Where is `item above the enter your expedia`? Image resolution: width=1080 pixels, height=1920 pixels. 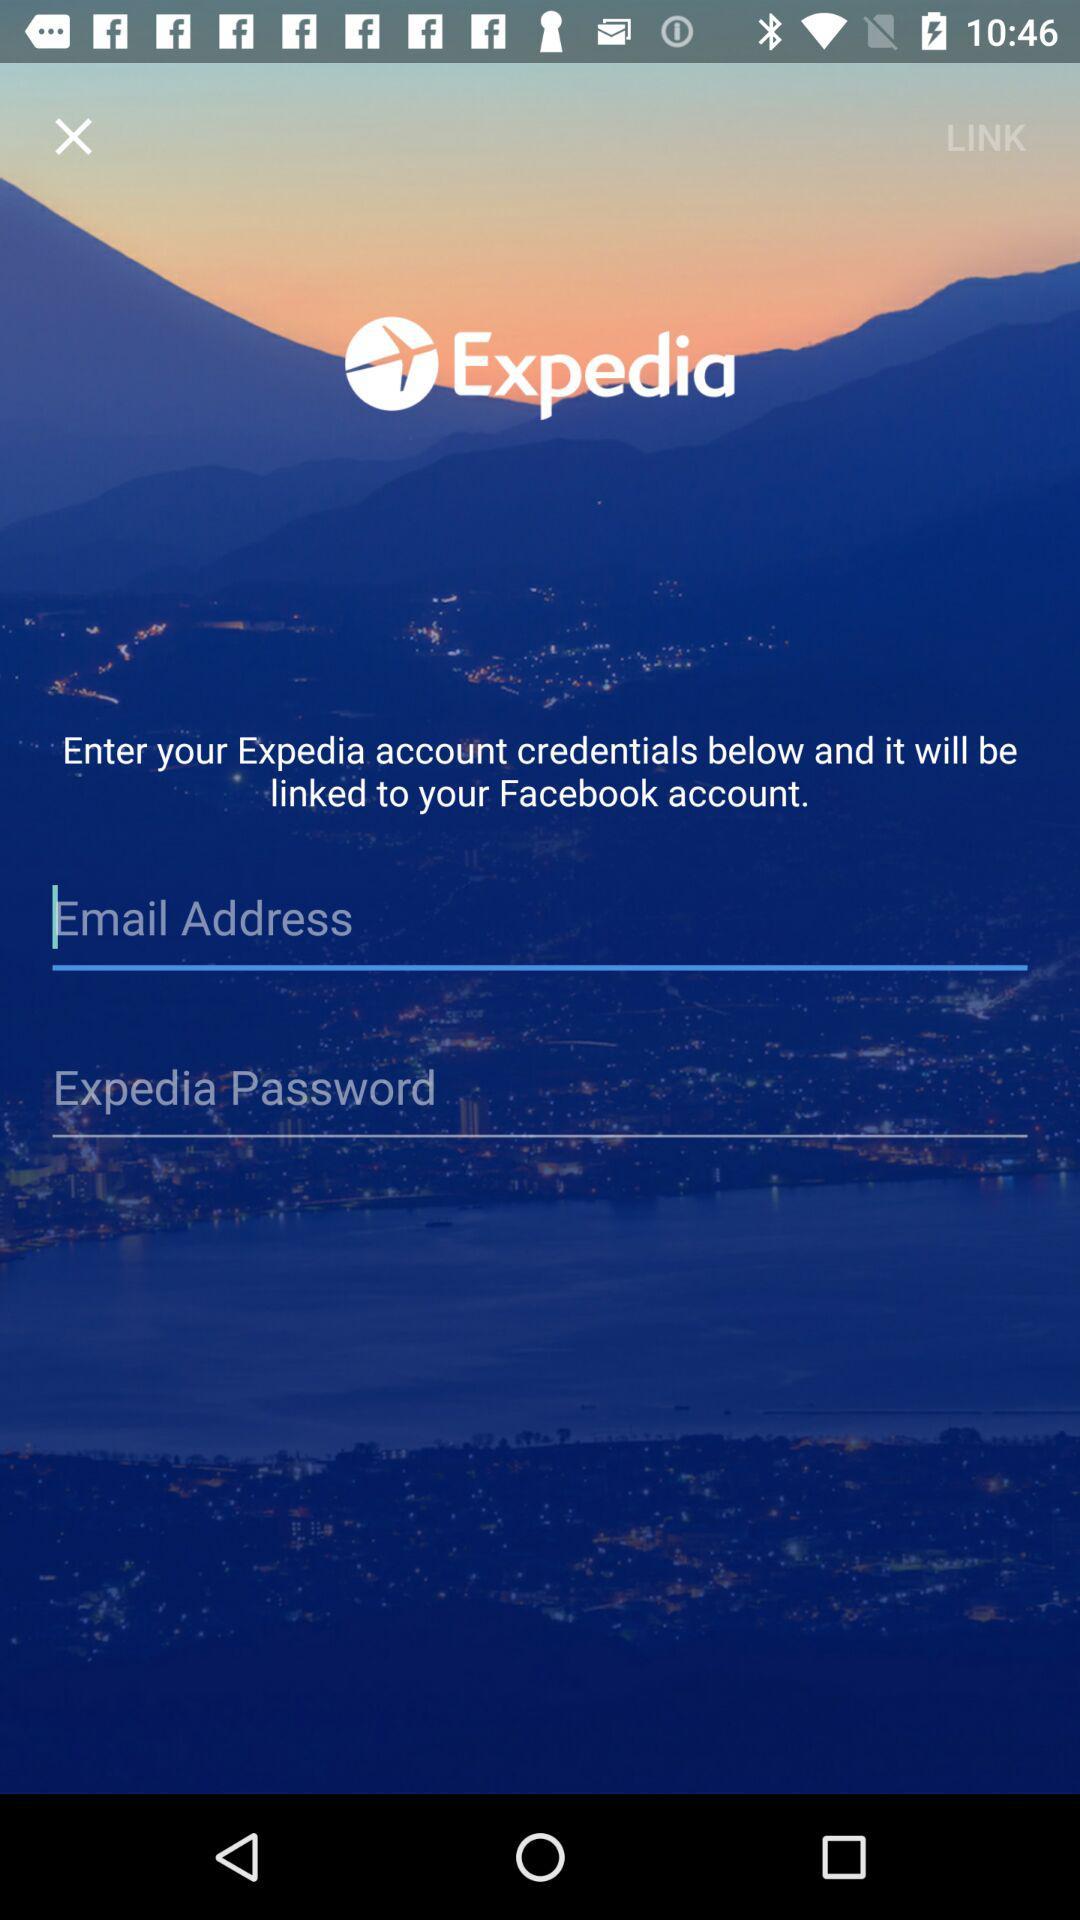
item above the enter your expedia is located at coordinates (72, 135).